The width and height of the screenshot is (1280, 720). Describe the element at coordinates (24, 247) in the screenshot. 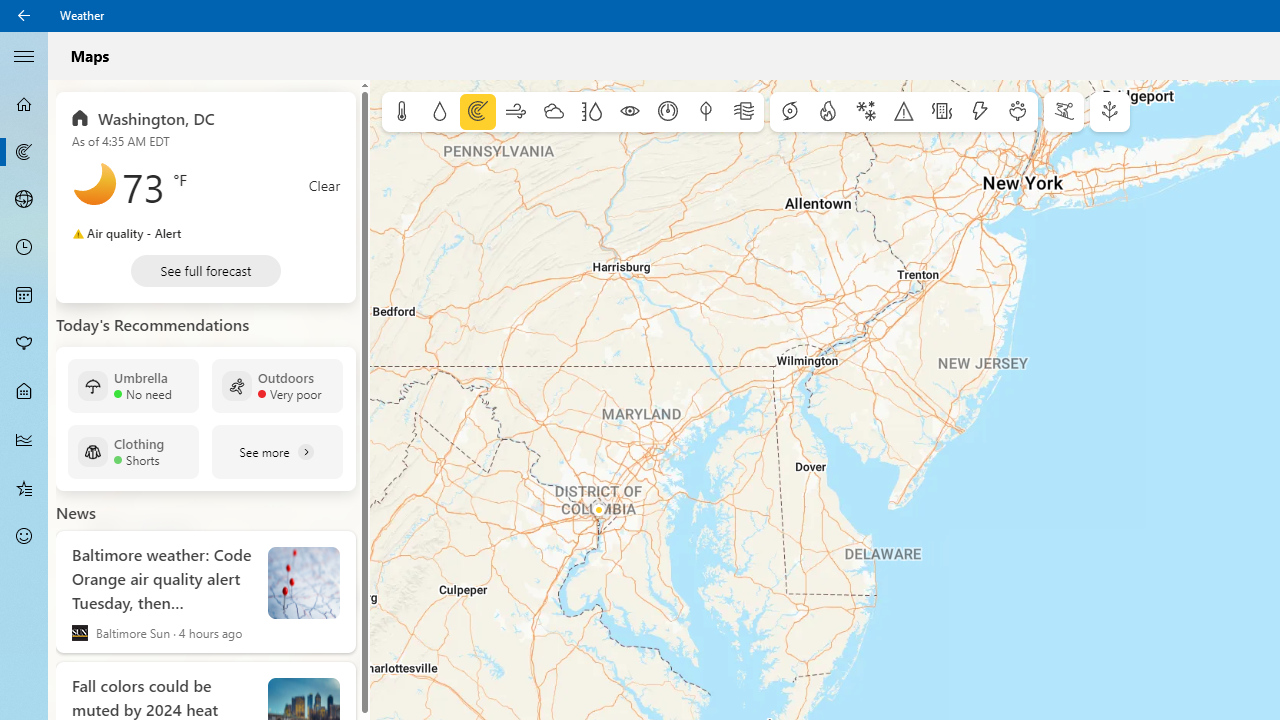

I see `'Hourly Forecast - Not Selected'` at that location.